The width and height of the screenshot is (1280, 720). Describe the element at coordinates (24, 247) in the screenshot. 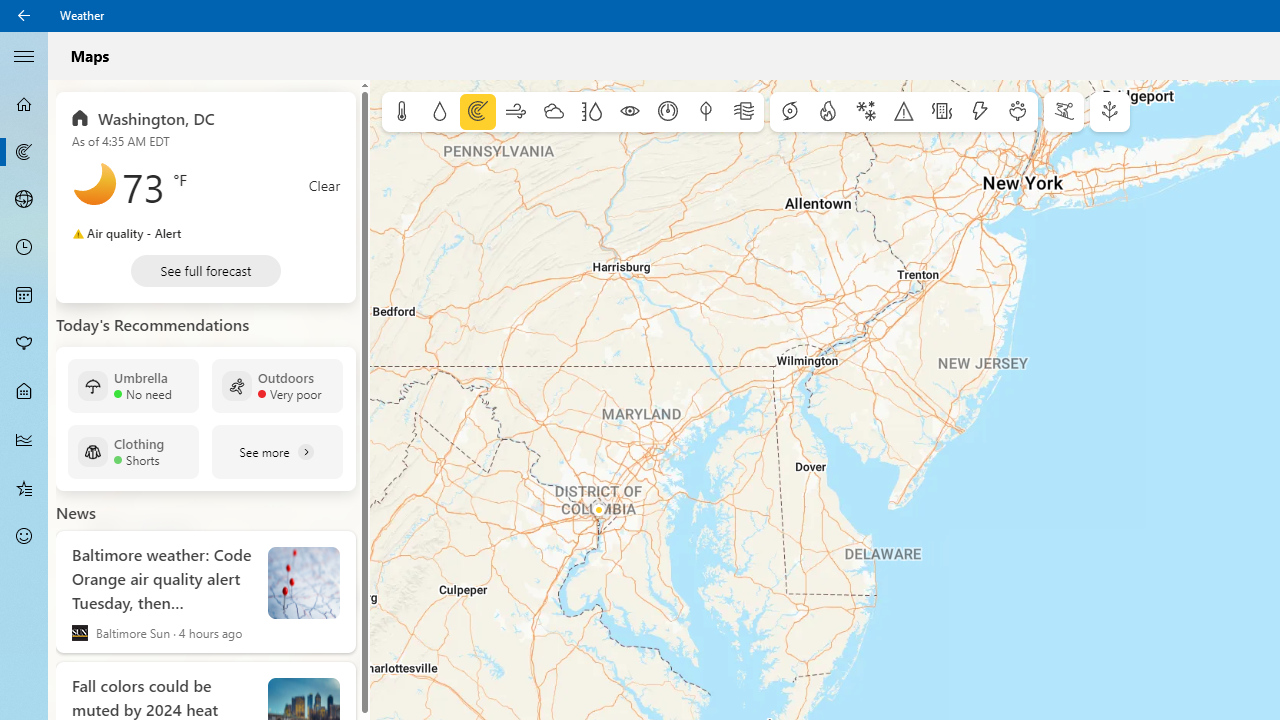

I see `'Hourly Forecast - Not Selected'` at that location.